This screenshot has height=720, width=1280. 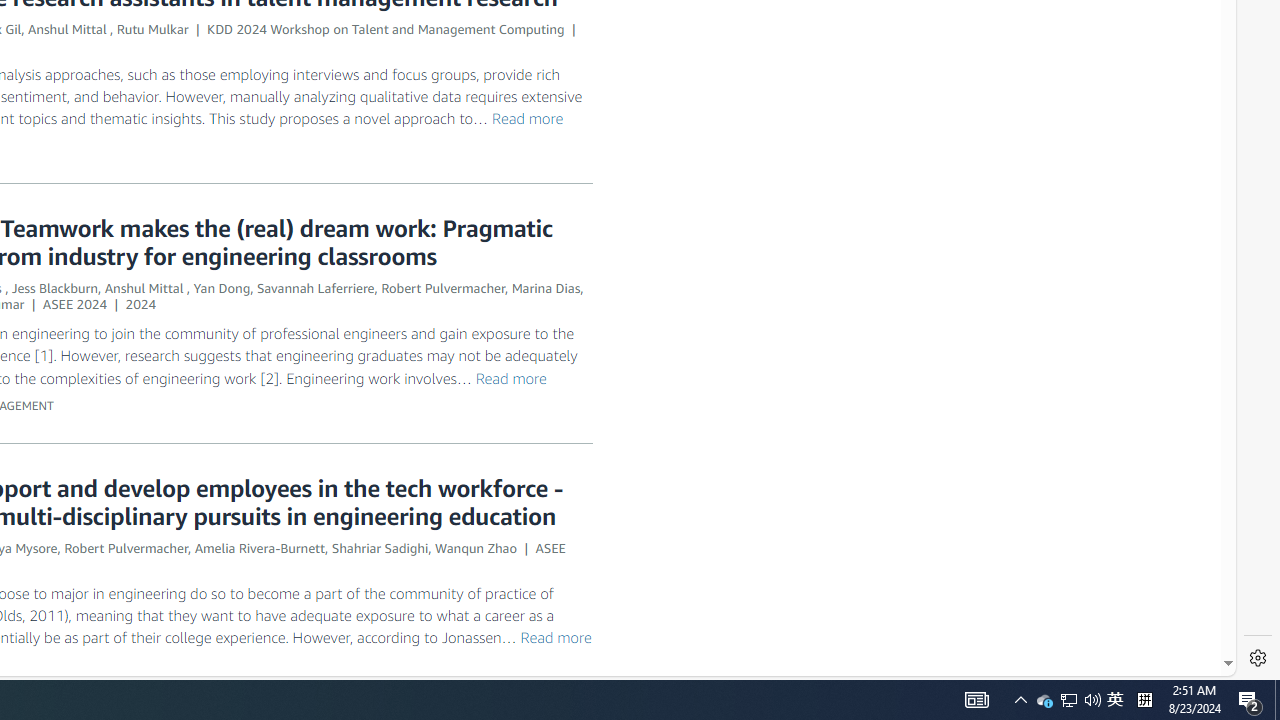 I want to click on 'Yan Dong', so click(x=222, y=288).